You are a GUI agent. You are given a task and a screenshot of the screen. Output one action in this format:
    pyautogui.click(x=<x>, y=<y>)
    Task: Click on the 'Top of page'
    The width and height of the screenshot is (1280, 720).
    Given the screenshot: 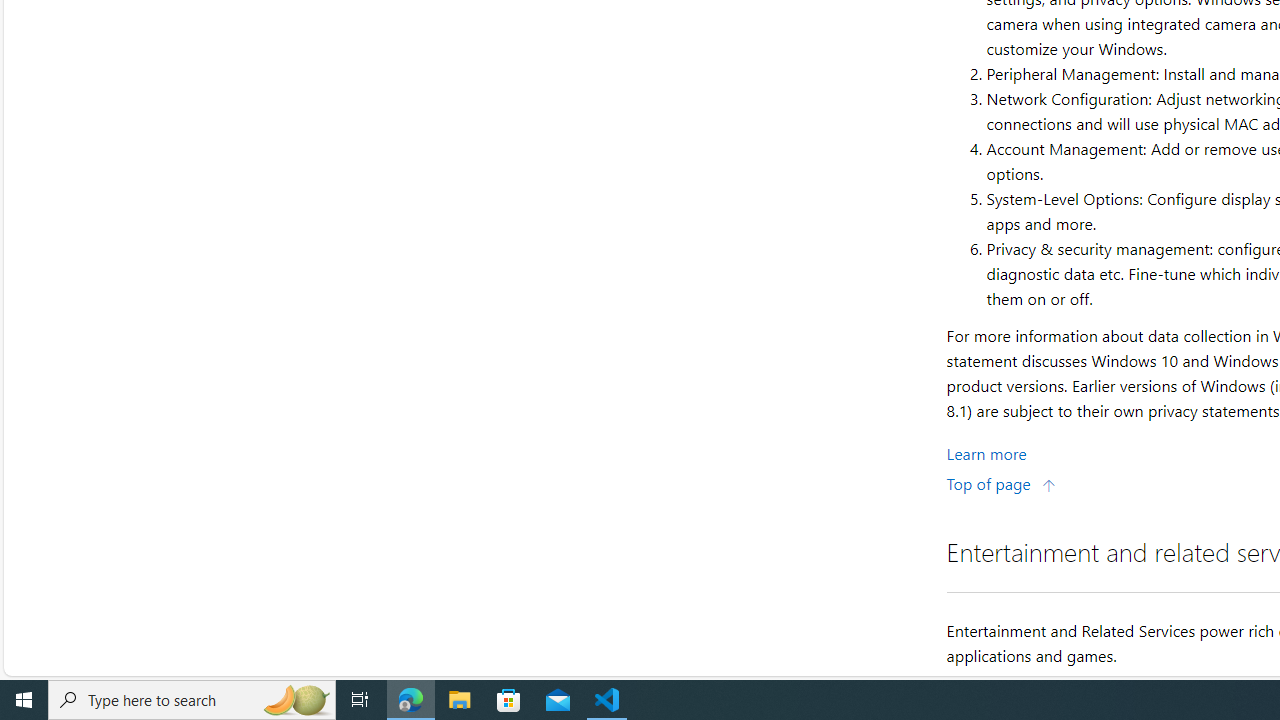 What is the action you would take?
    pyautogui.click(x=1001, y=483)
    